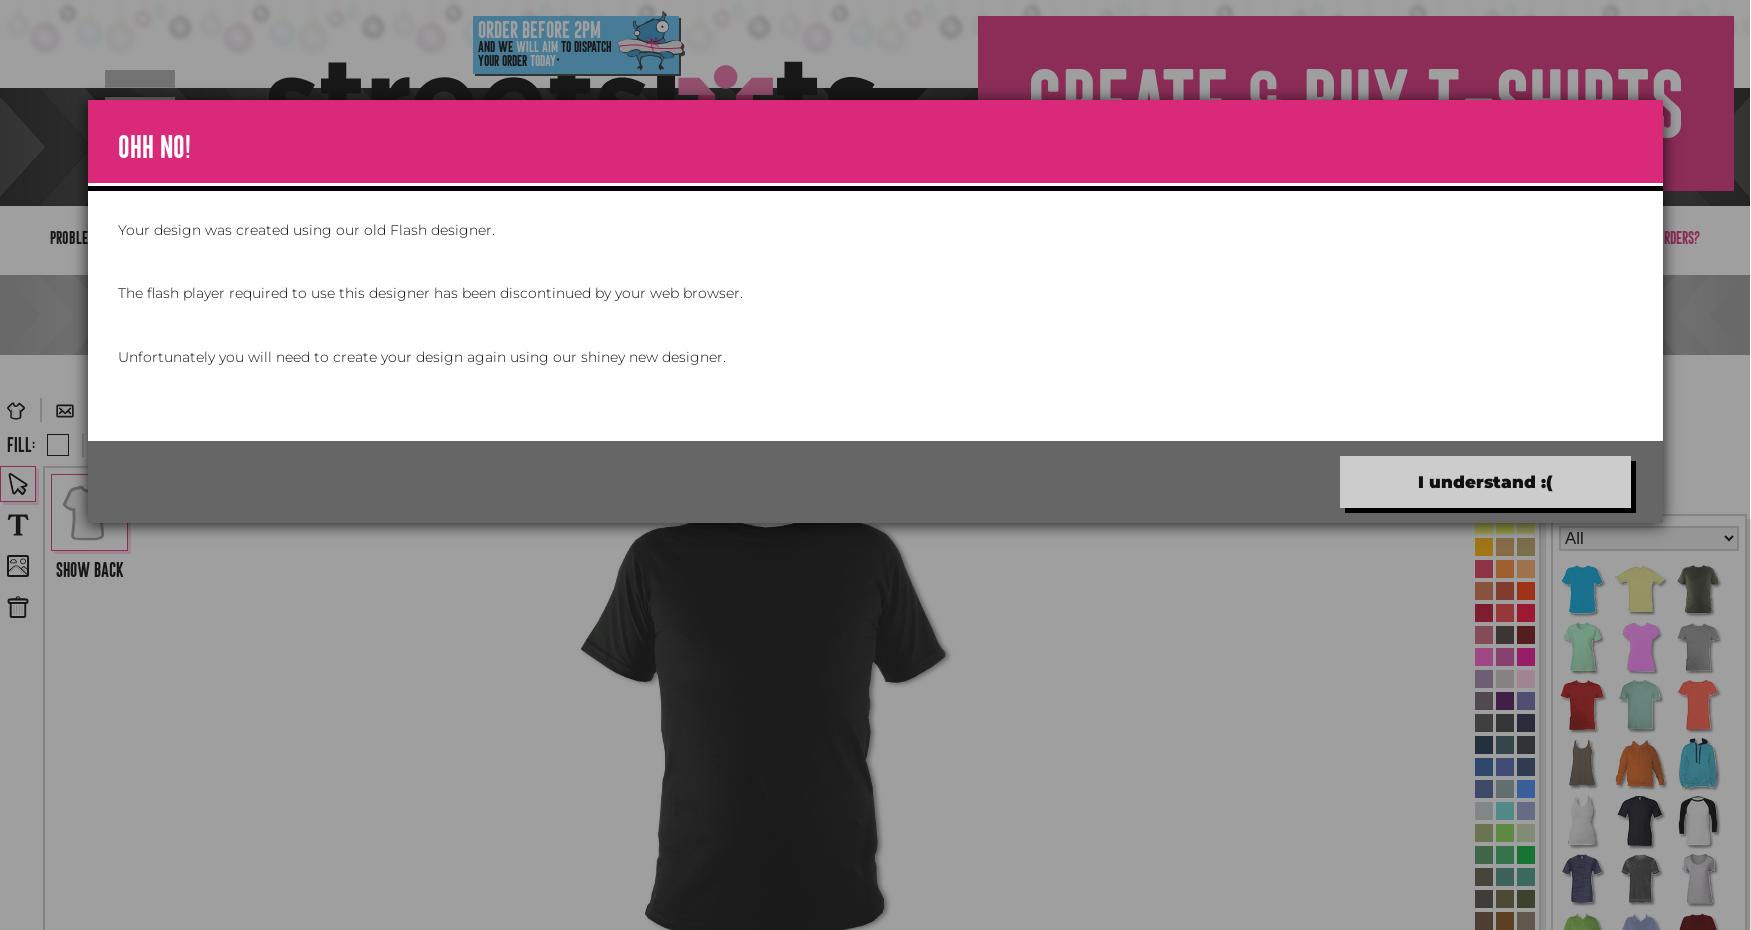  What do you see at coordinates (360, 444) in the screenshot?
I see `'Size:'` at bounding box center [360, 444].